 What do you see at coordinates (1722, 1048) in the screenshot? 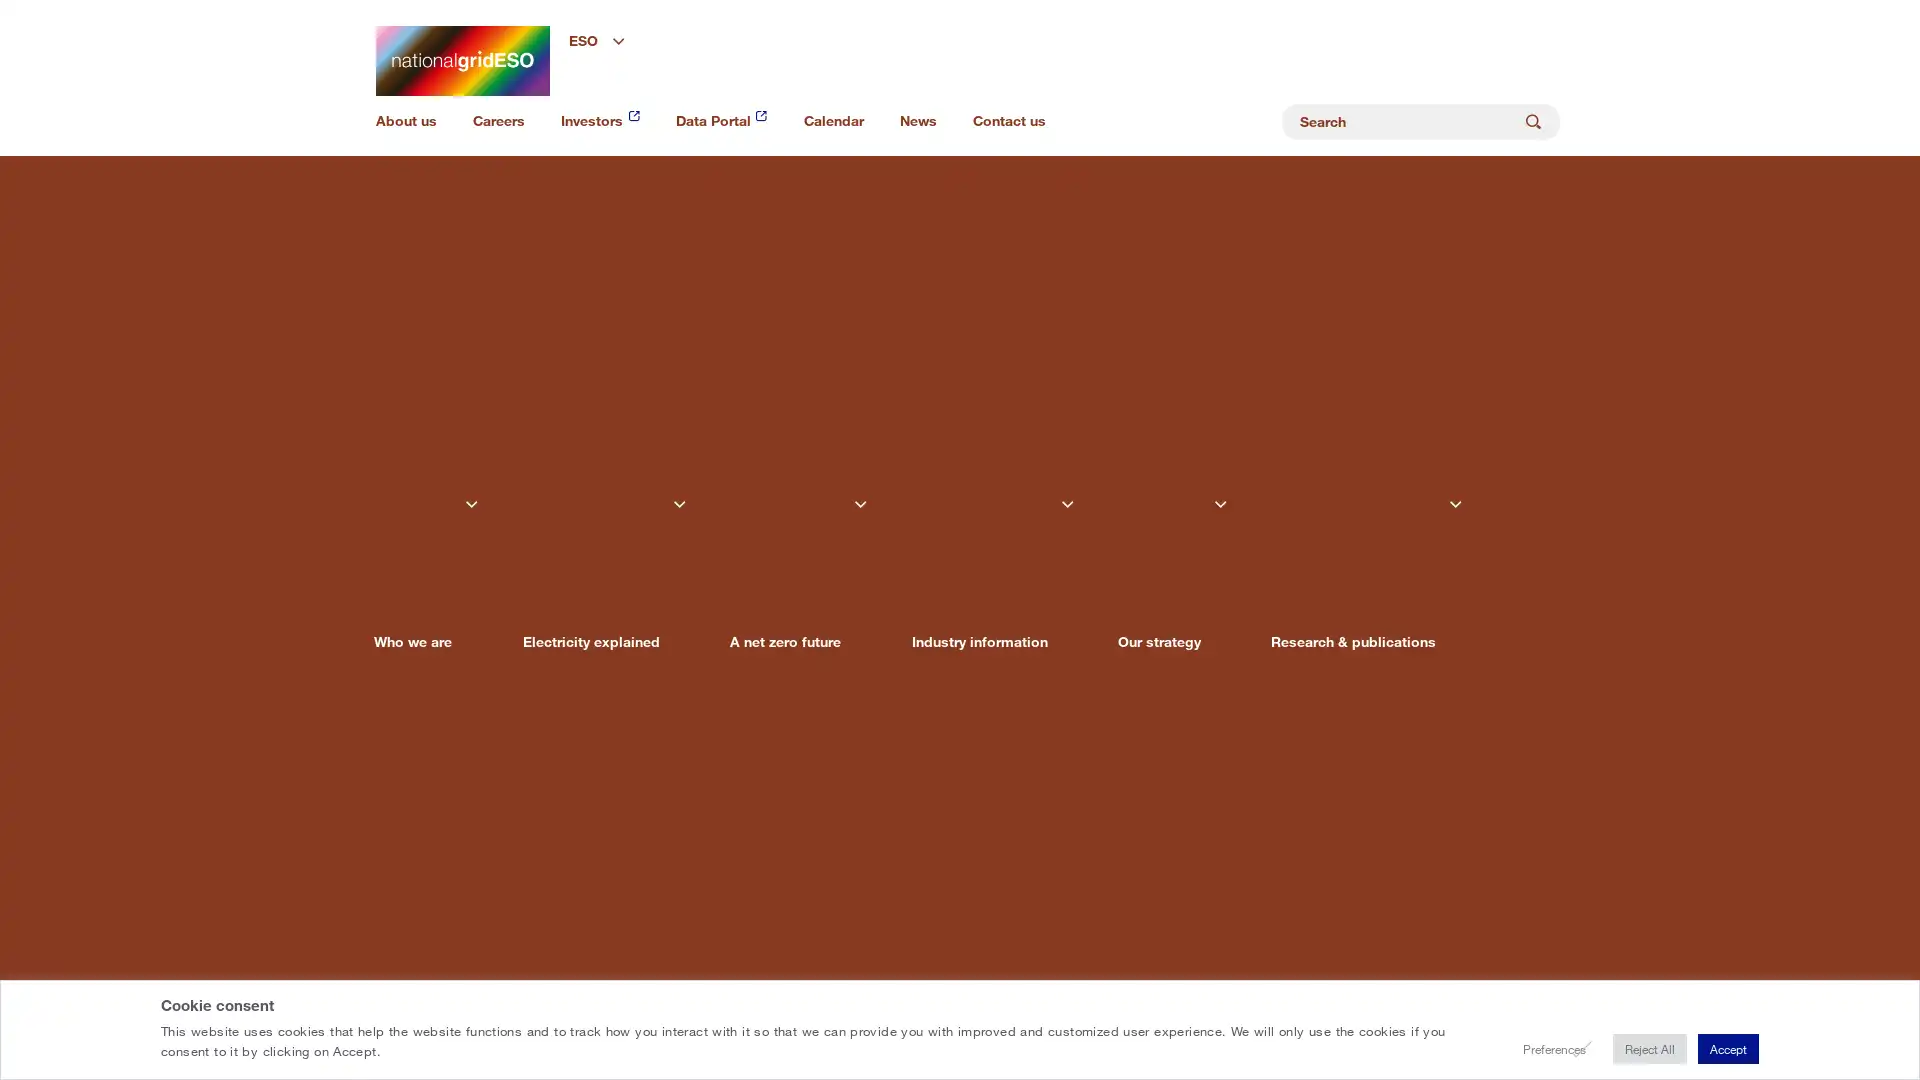
I see `Accept` at bounding box center [1722, 1048].